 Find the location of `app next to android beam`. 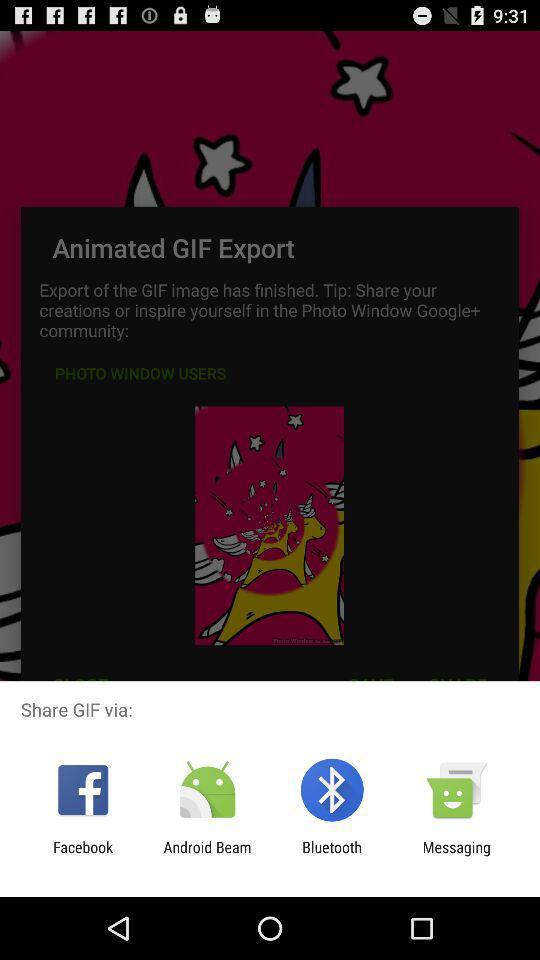

app next to android beam is located at coordinates (82, 855).